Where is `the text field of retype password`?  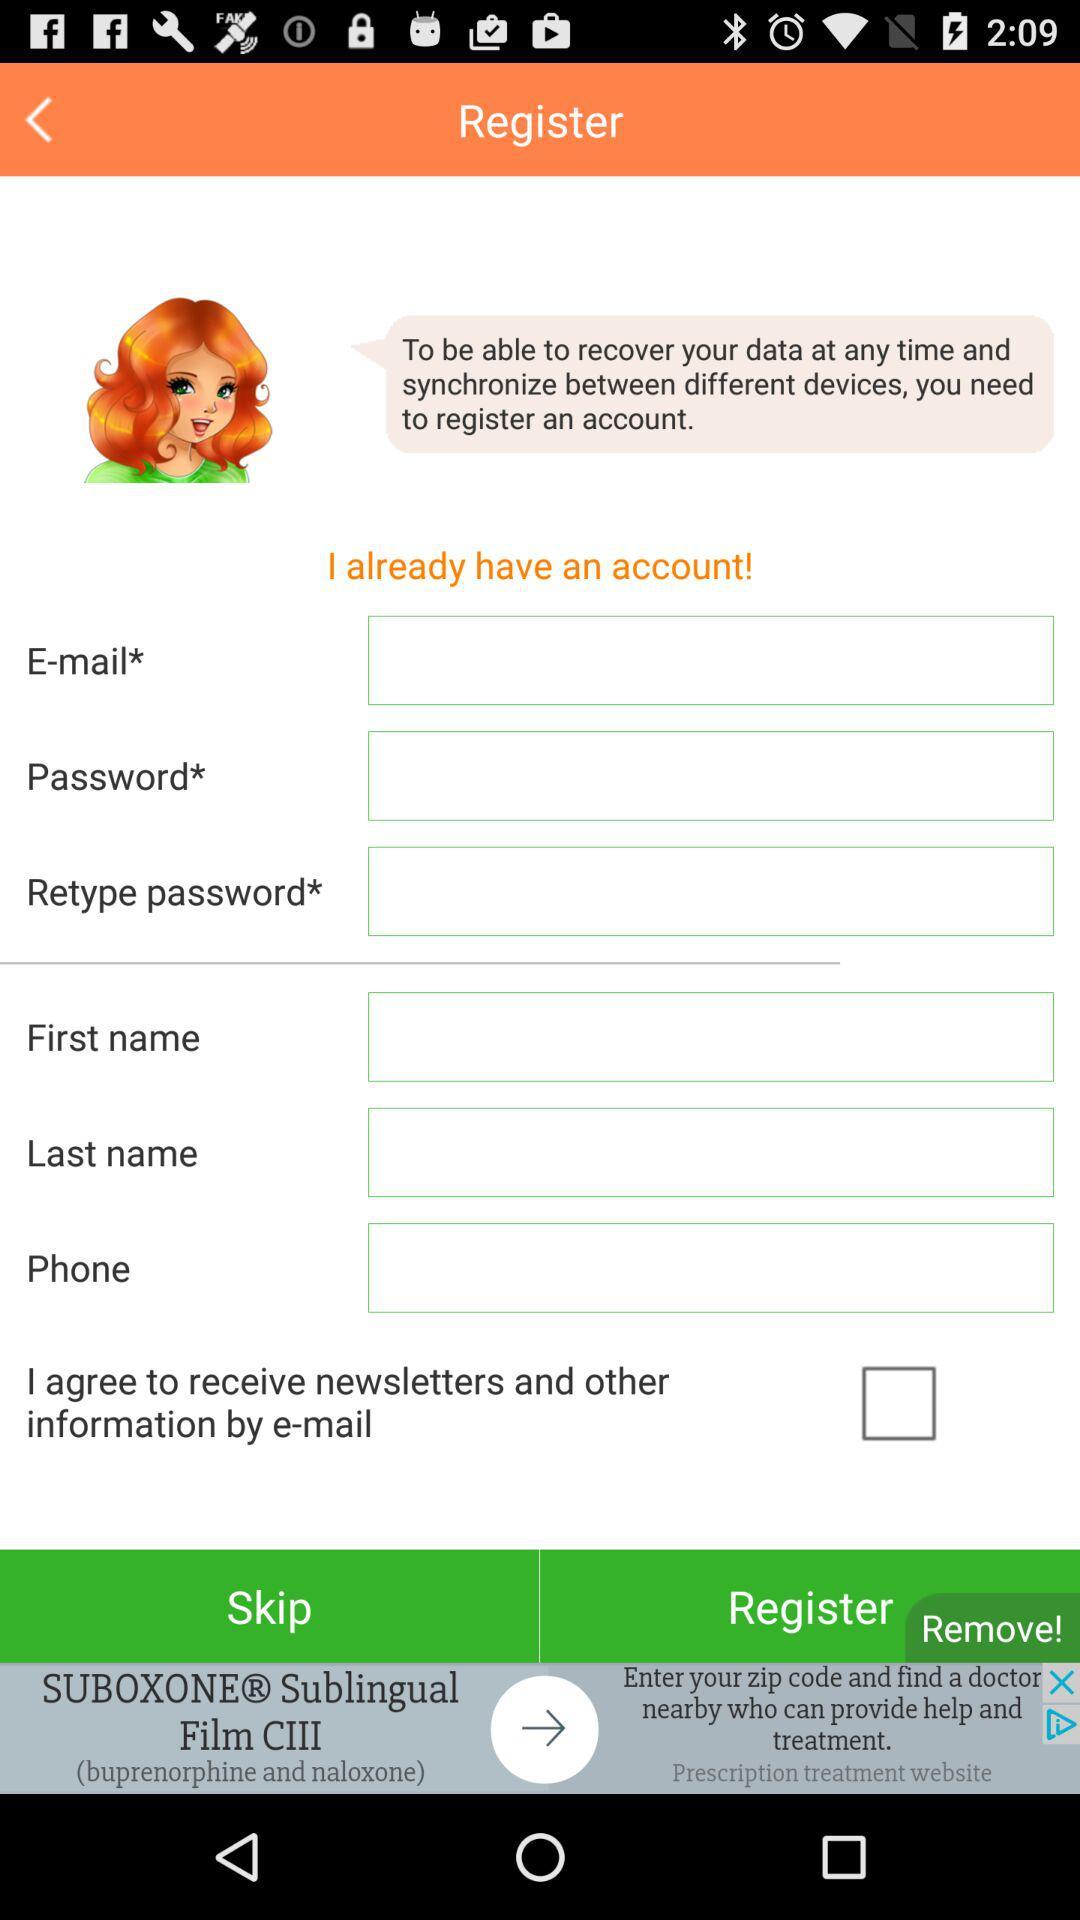 the text field of retype password is located at coordinates (709, 890).